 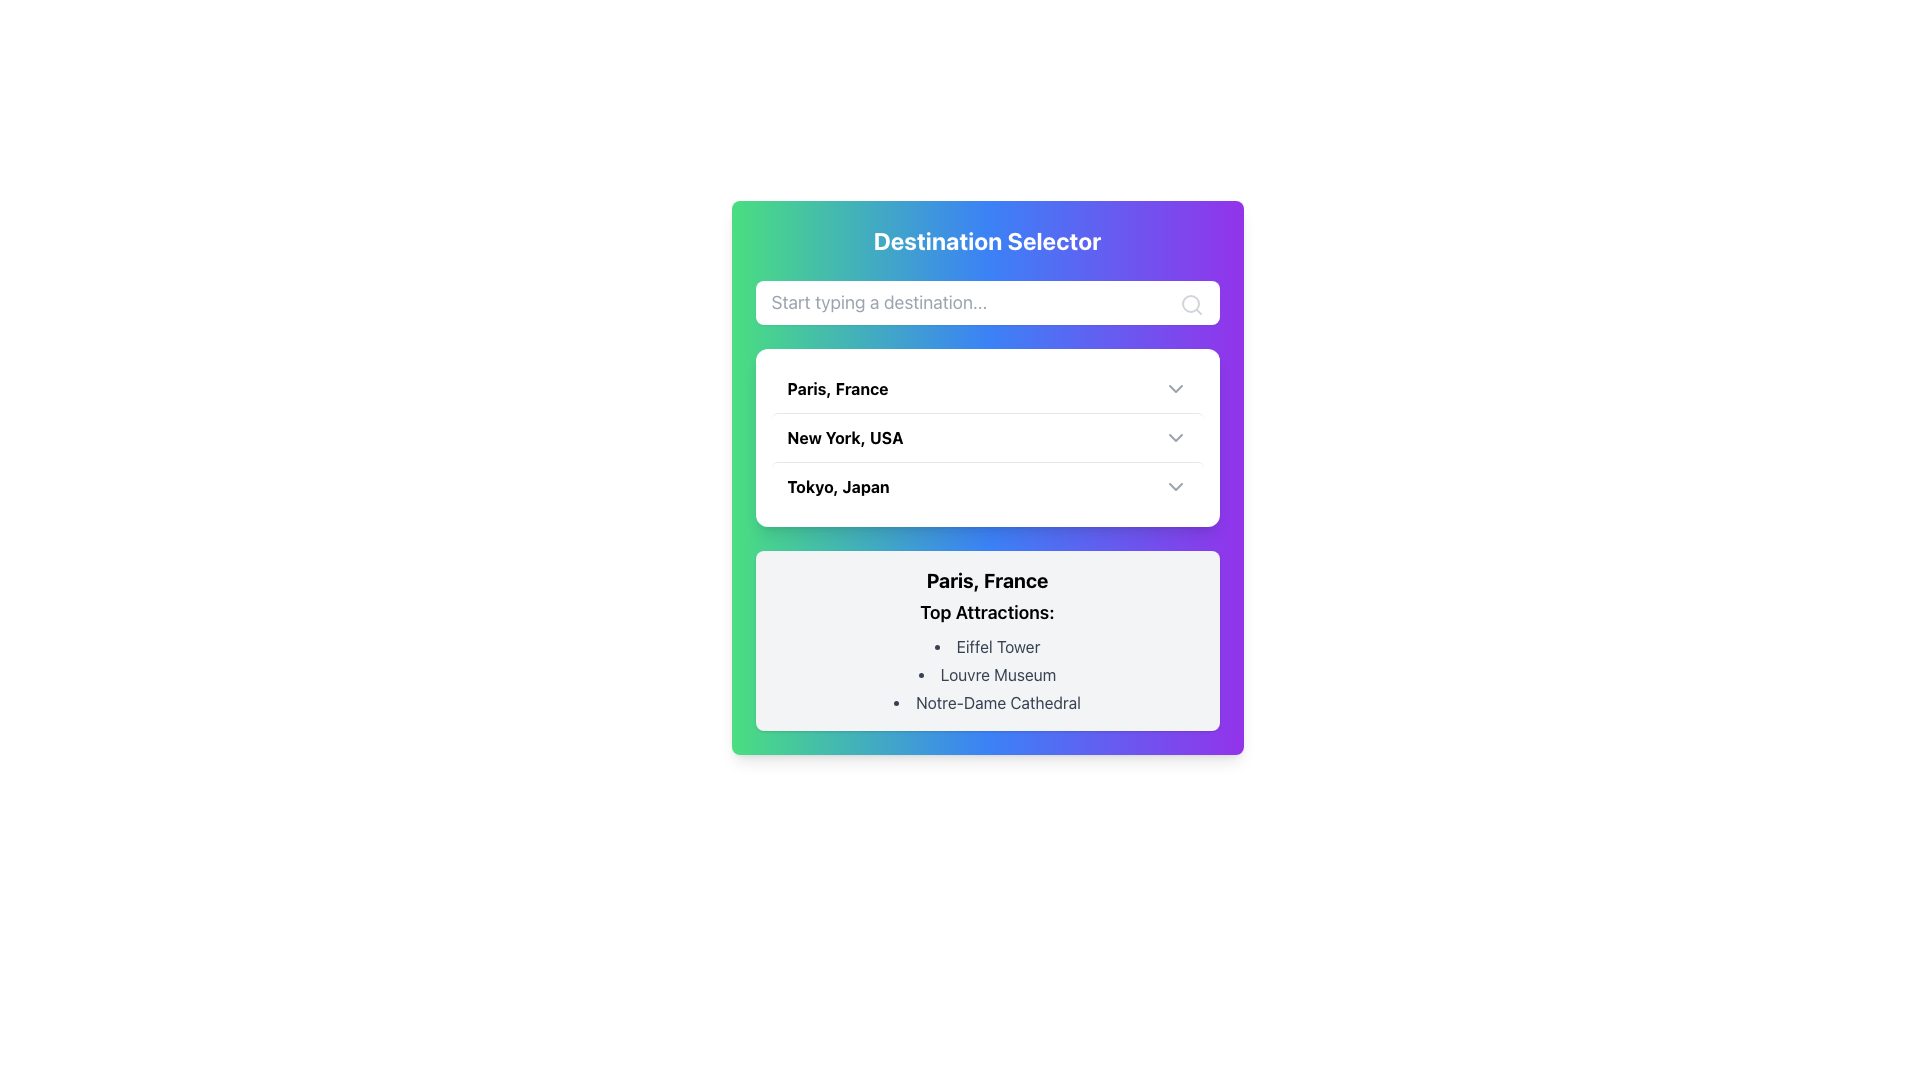 What do you see at coordinates (1191, 304) in the screenshot?
I see `the magnifying glass icon for search functionality located at the far right inside the input box` at bounding box center [1191, 304].